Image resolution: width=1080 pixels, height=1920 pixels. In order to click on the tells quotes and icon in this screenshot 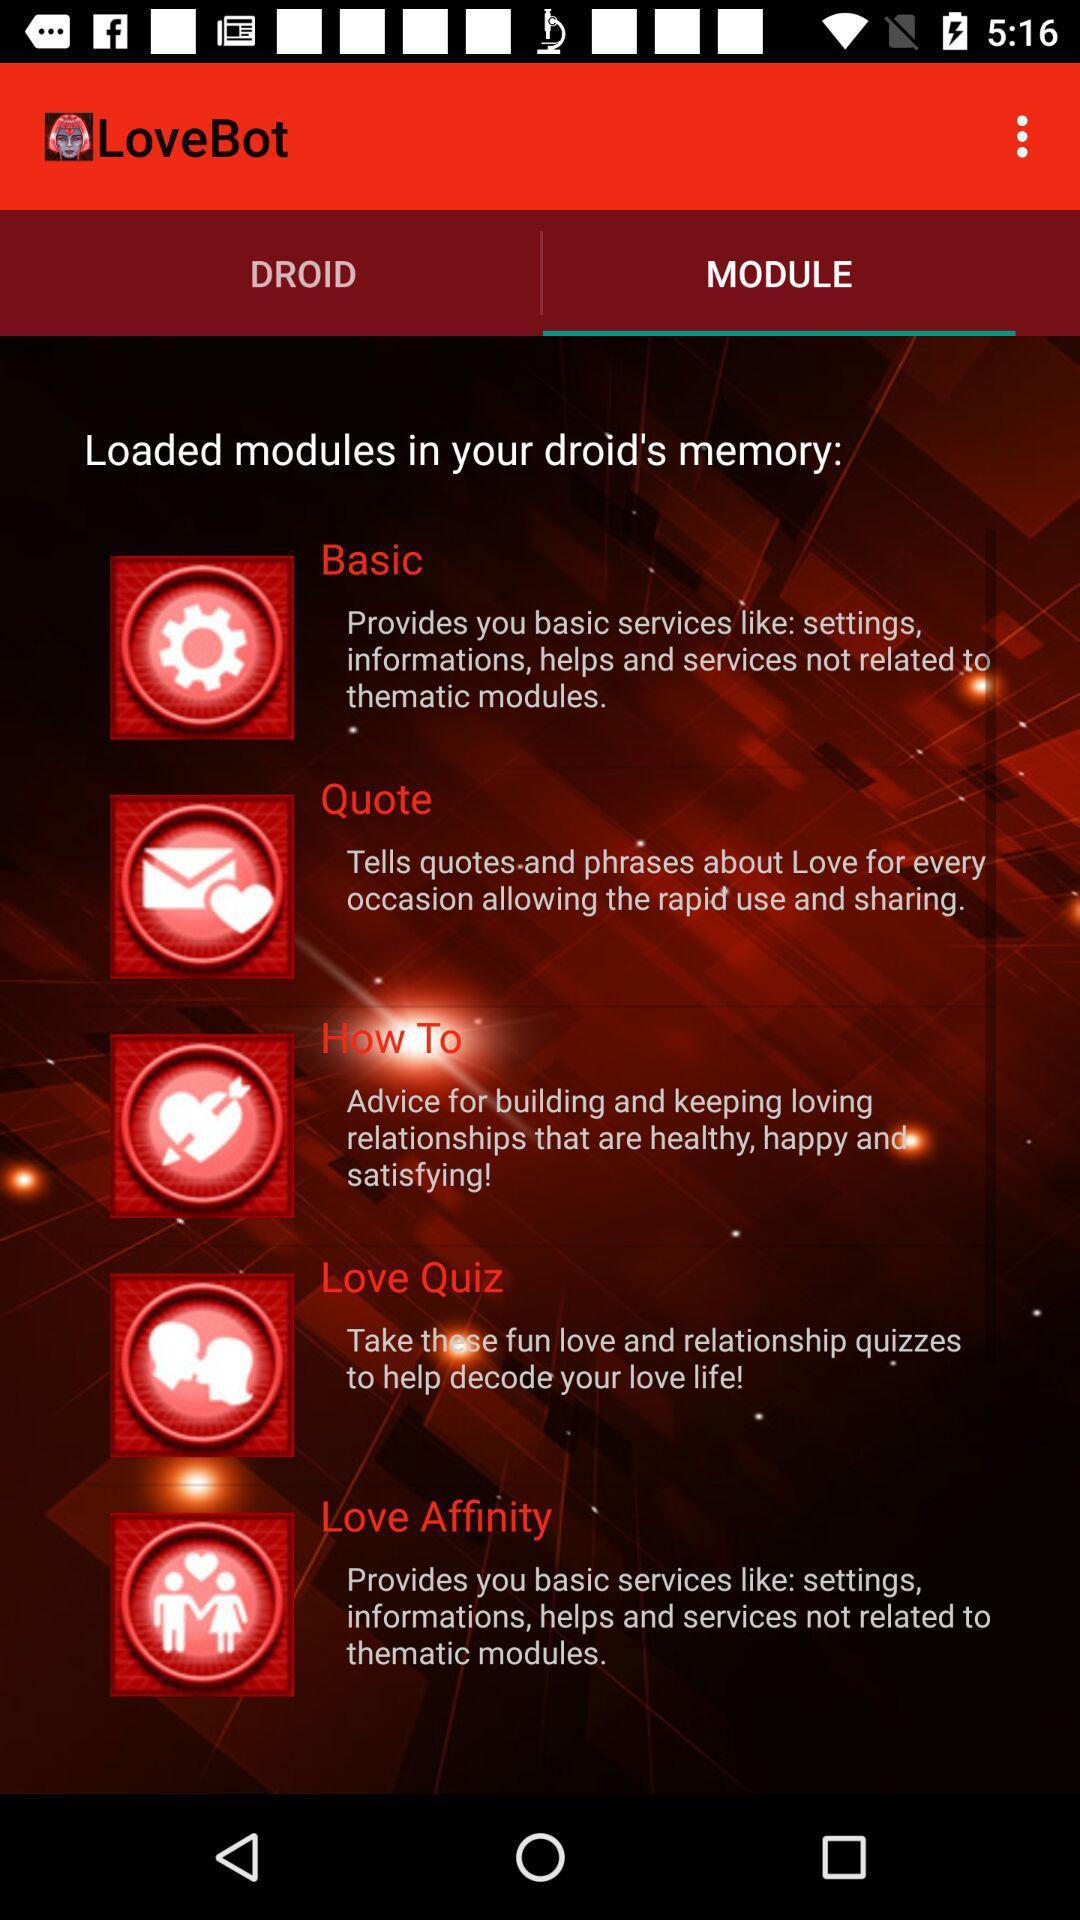, I will do `click(658, 878)`.